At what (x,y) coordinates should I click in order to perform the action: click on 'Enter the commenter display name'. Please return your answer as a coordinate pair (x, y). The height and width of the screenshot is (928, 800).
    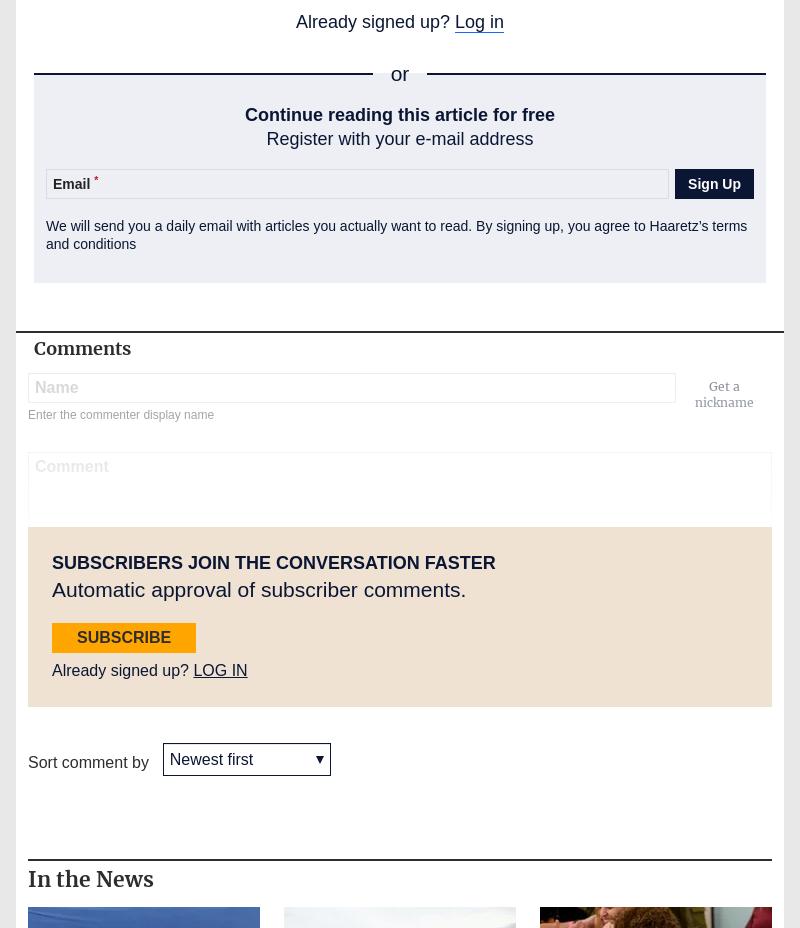
    Looking at the image, I should click on (119, 413).